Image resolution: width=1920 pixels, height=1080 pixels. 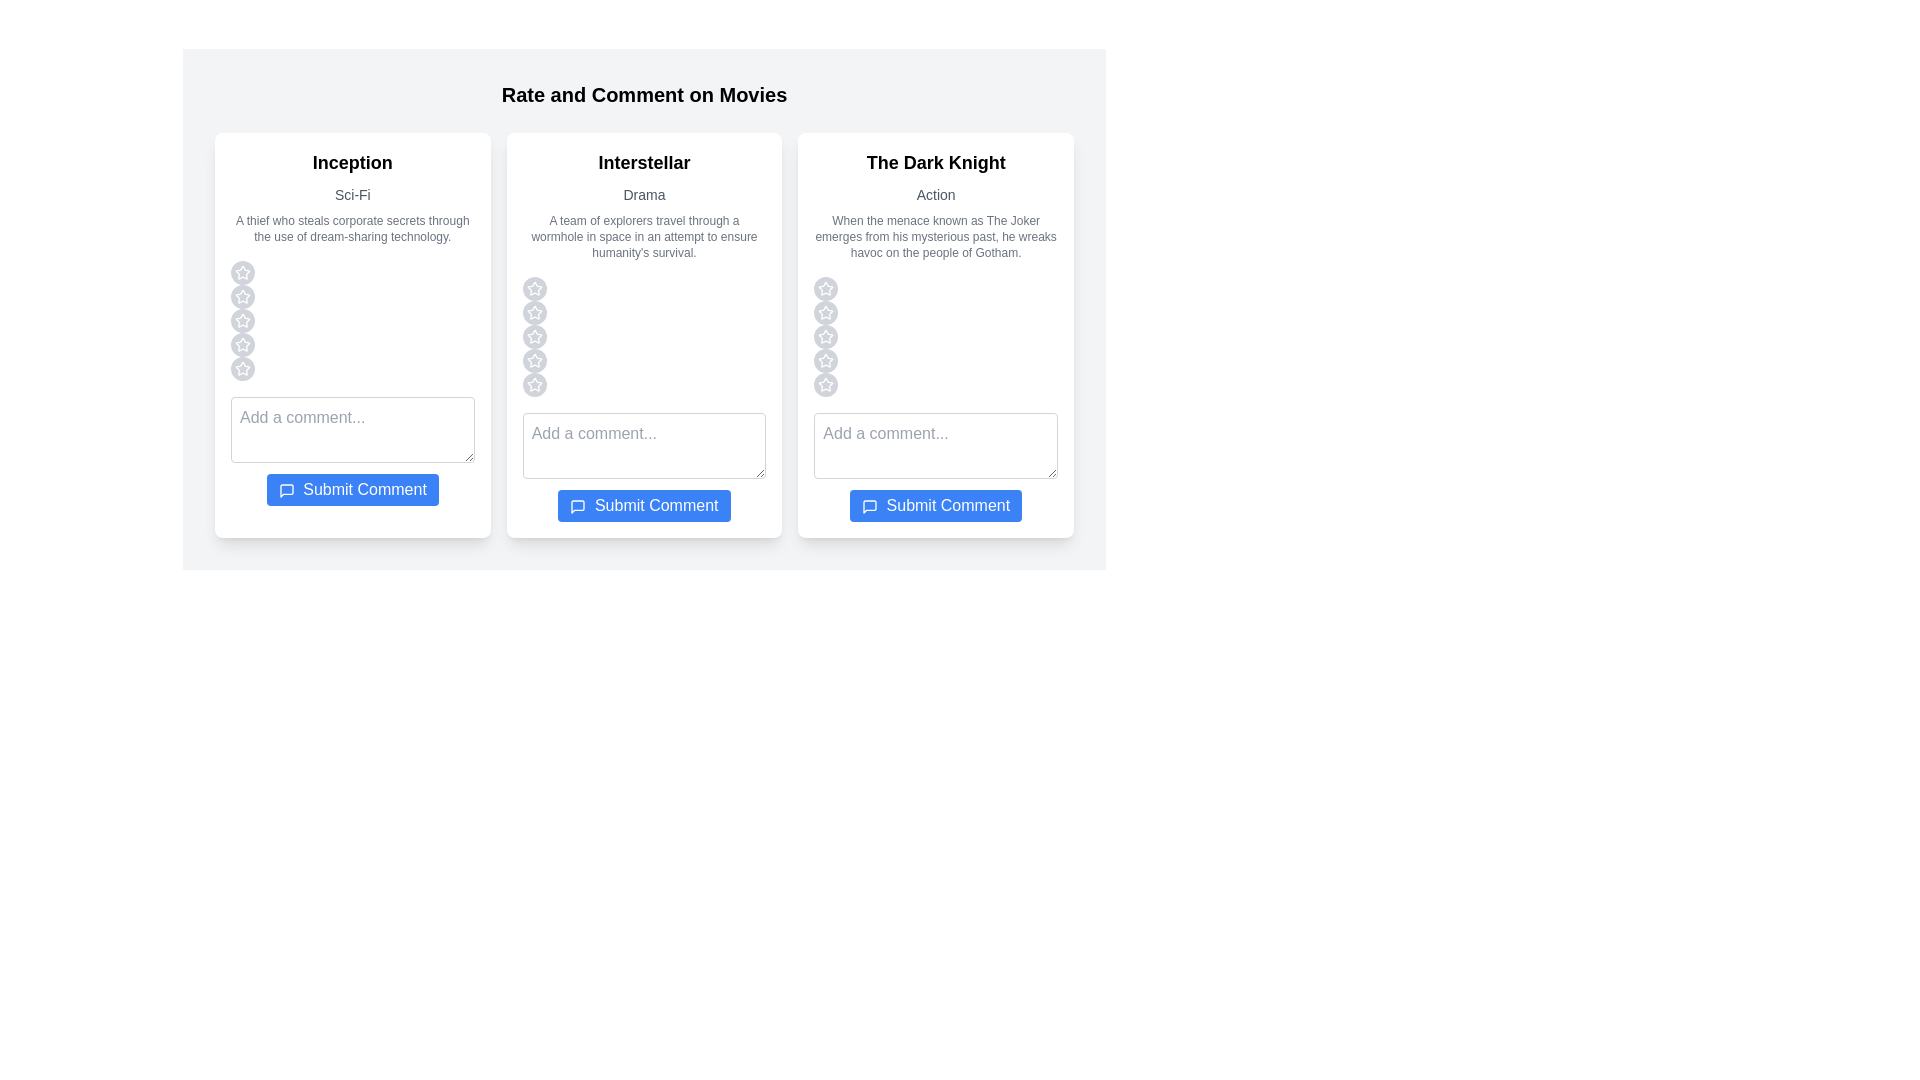 What do you see at coordinates (242, 319) in the screenshot?
I see `the star corresponding to the rating 3 for the movie Inception` at bounding box center [242, 319].